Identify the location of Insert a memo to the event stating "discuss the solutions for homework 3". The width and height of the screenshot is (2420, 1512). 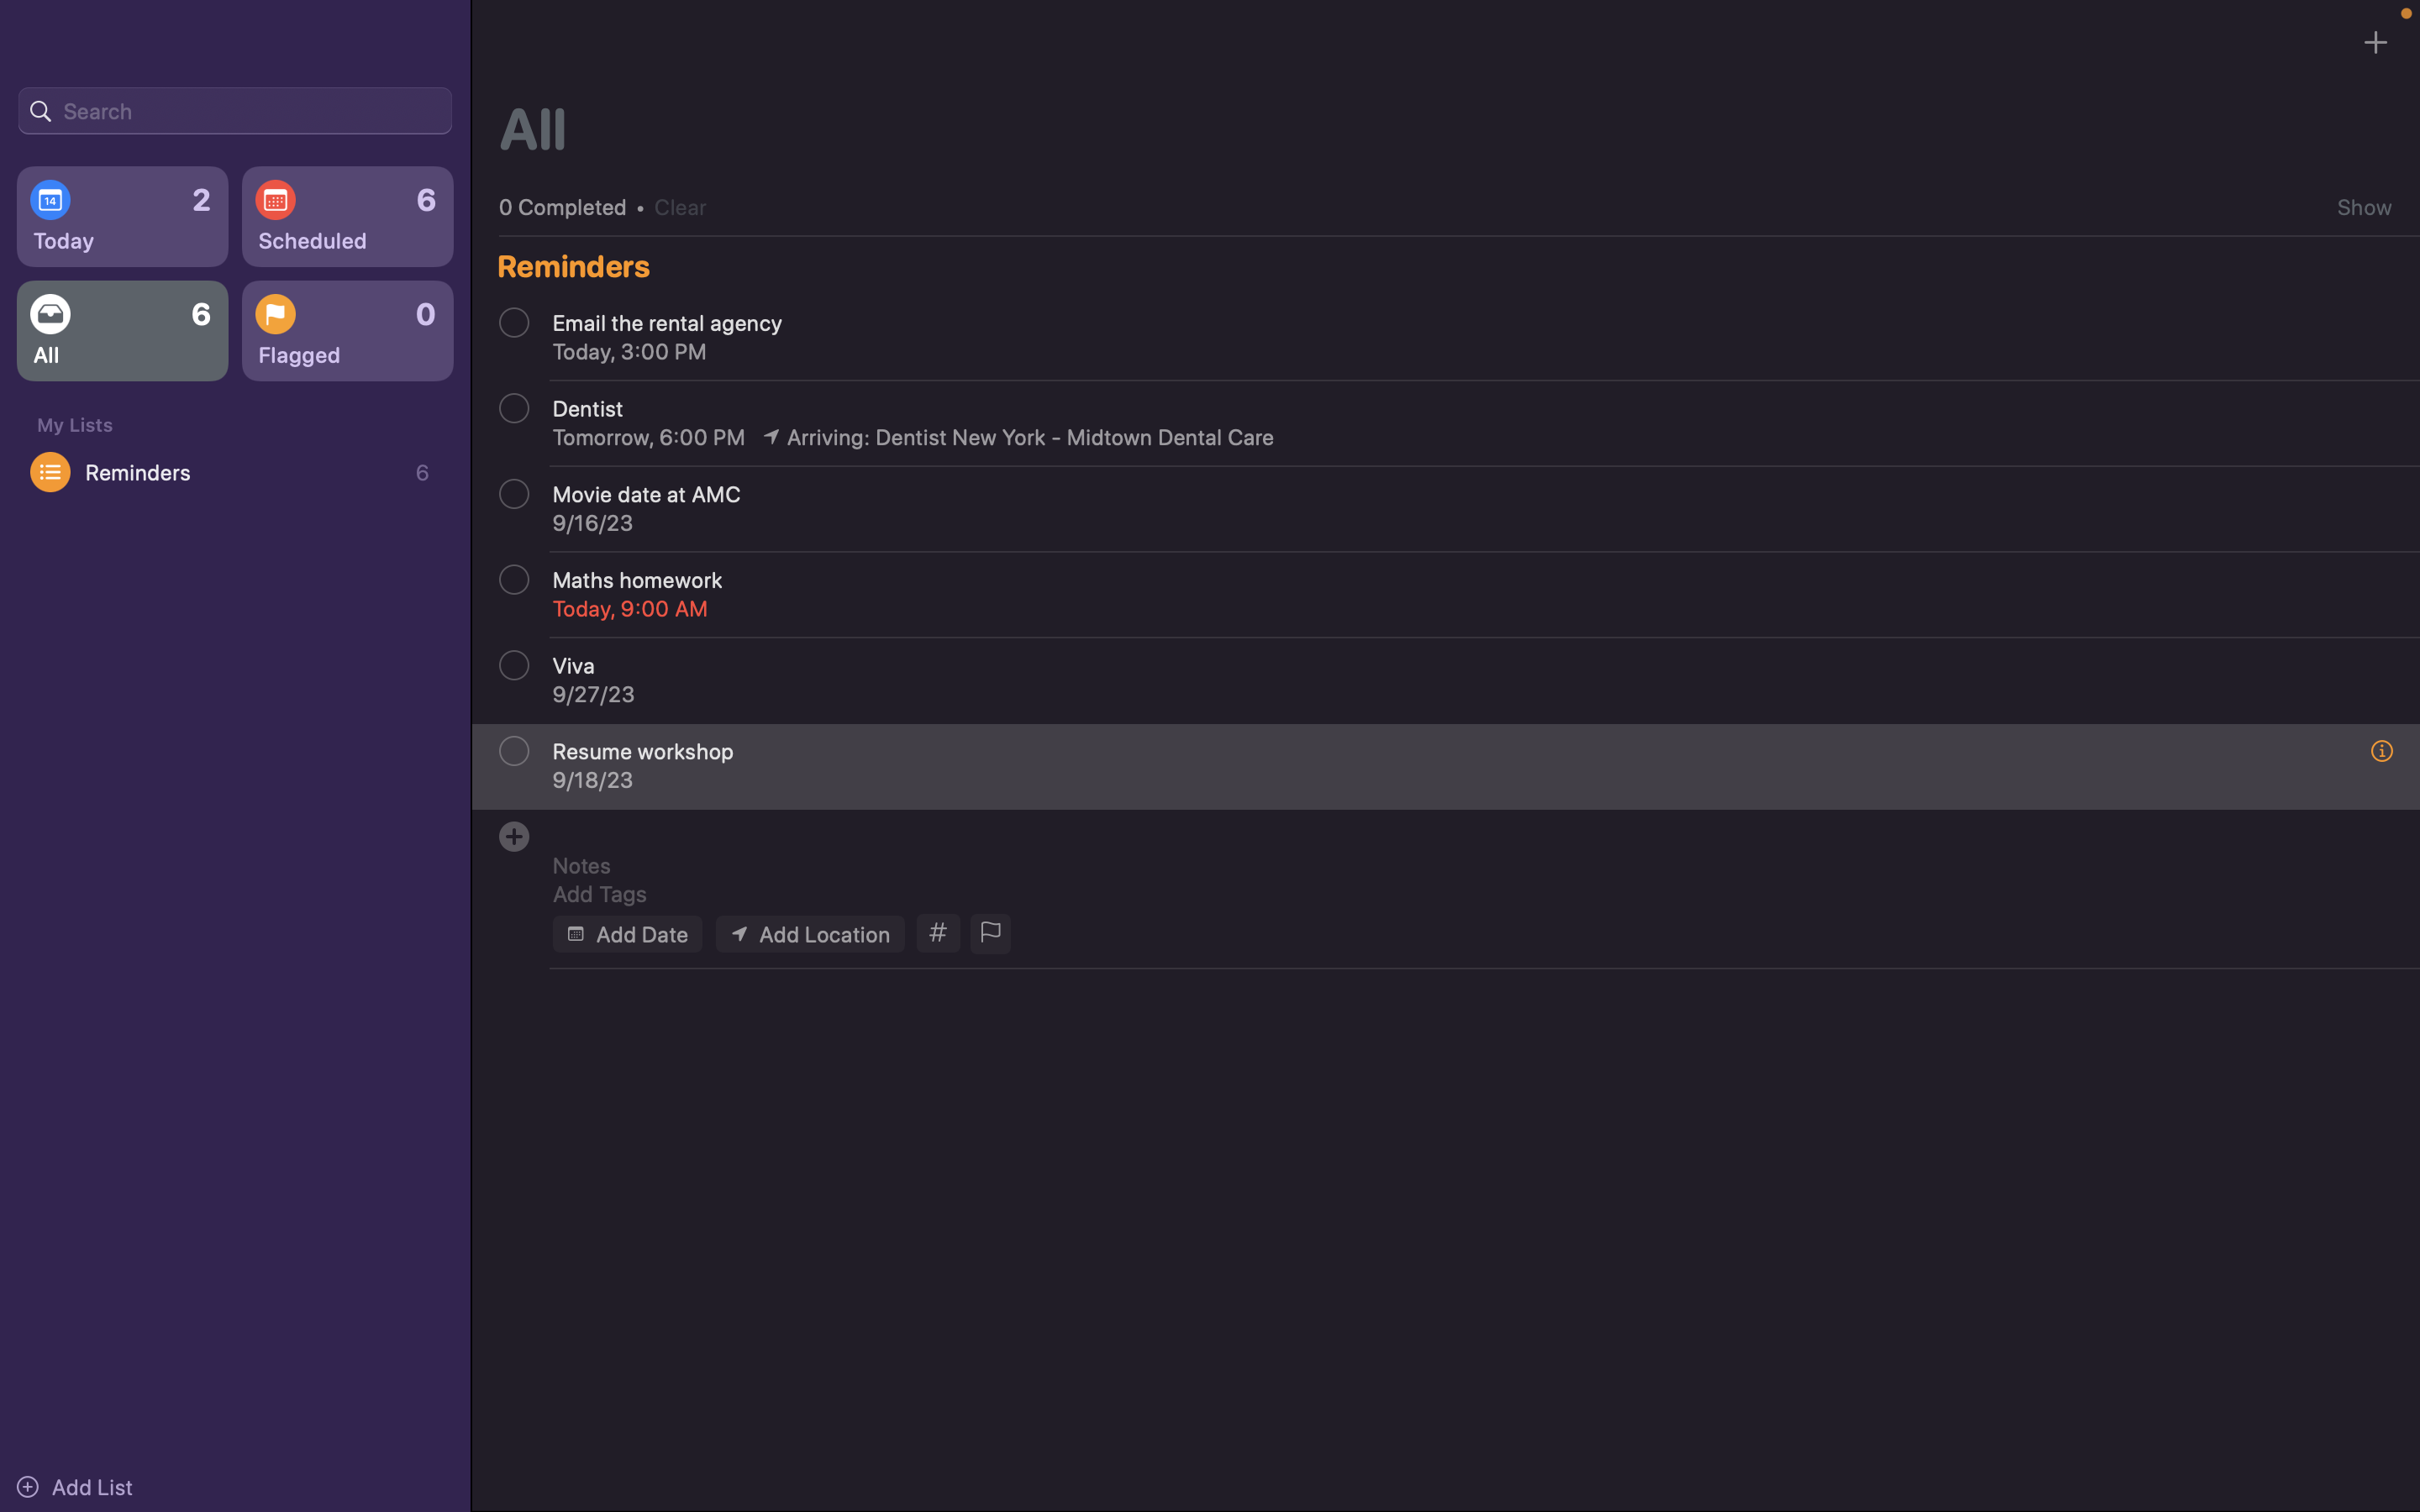
(1457, 864).